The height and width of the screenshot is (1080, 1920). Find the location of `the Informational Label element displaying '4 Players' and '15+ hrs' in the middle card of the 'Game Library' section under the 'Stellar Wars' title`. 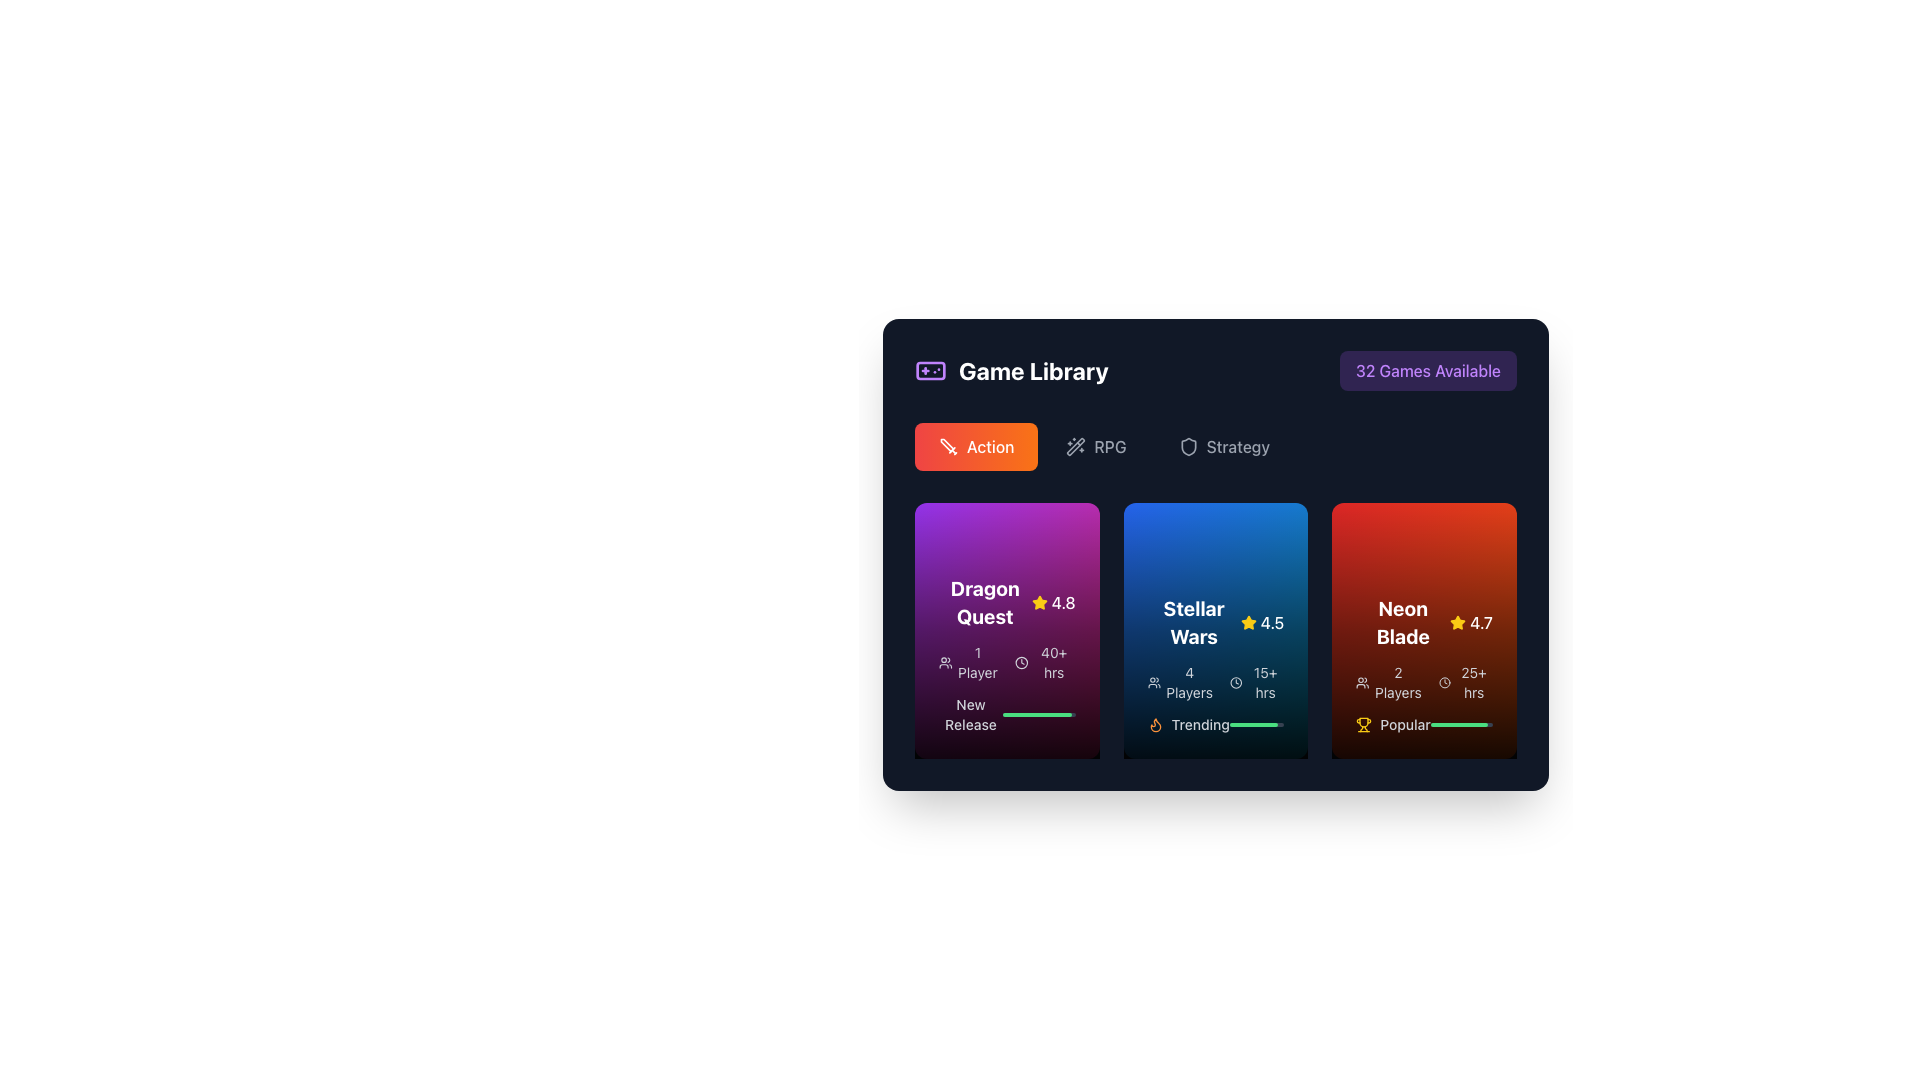

the Informational Label element displaying '4 Players' and '15+ hrs' in the middle card of the 'Game Library' section under the 'Stellar Wars' title is located at coordinates (1214, 681).